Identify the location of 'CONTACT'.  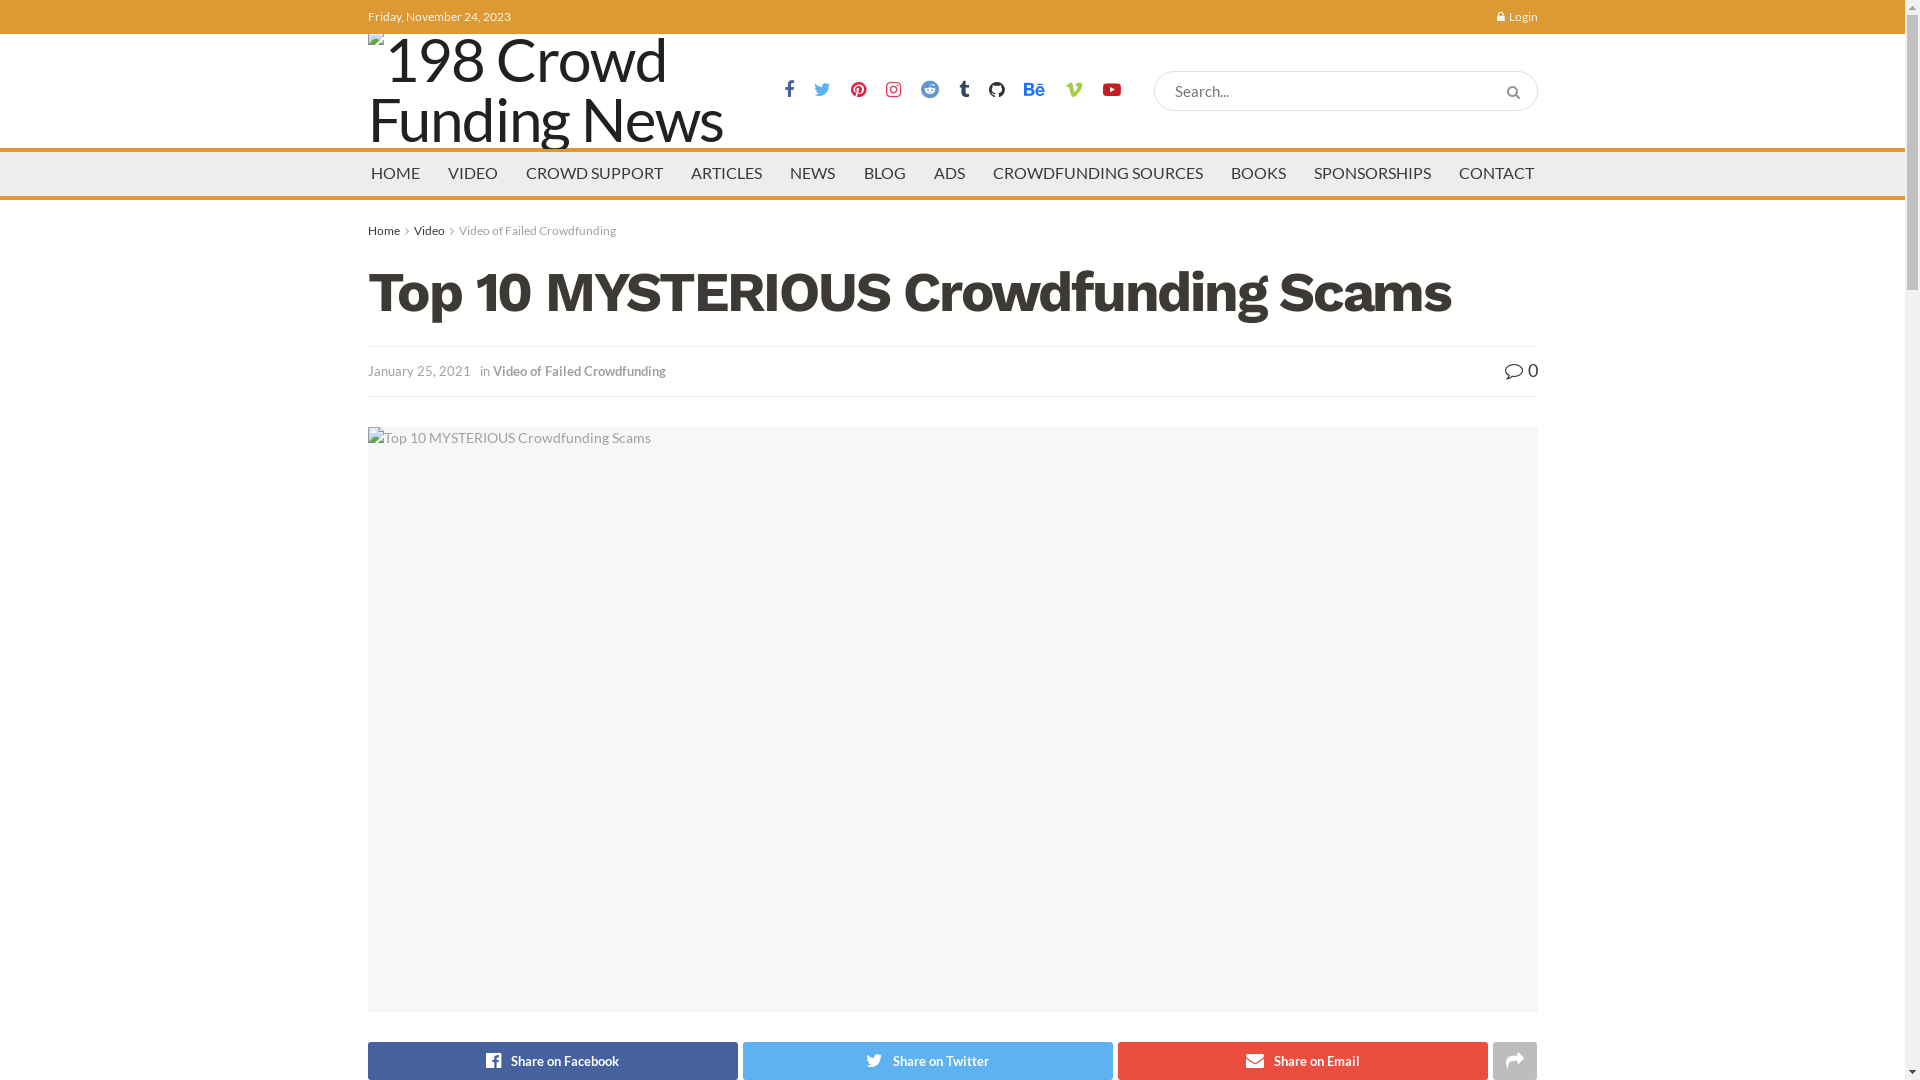
(1496, 171).